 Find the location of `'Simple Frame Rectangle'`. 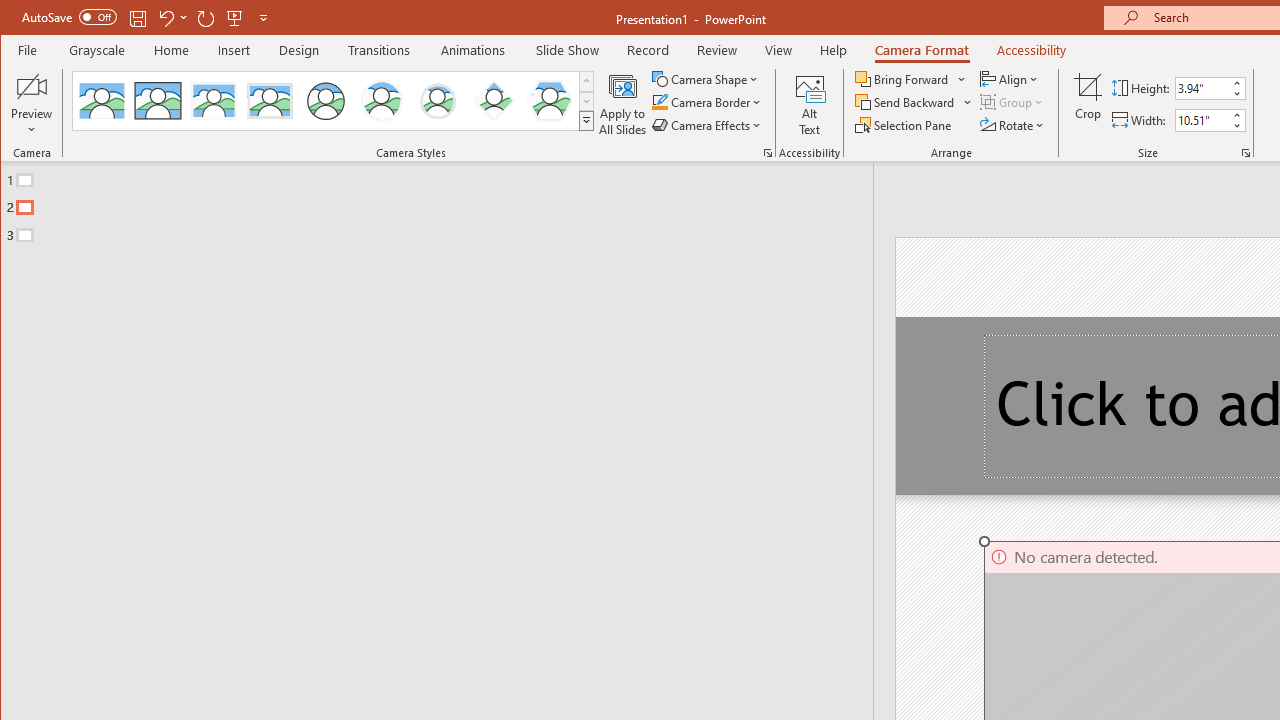

'Simple Frame Rectangle' is located at coordinates (157, 100).